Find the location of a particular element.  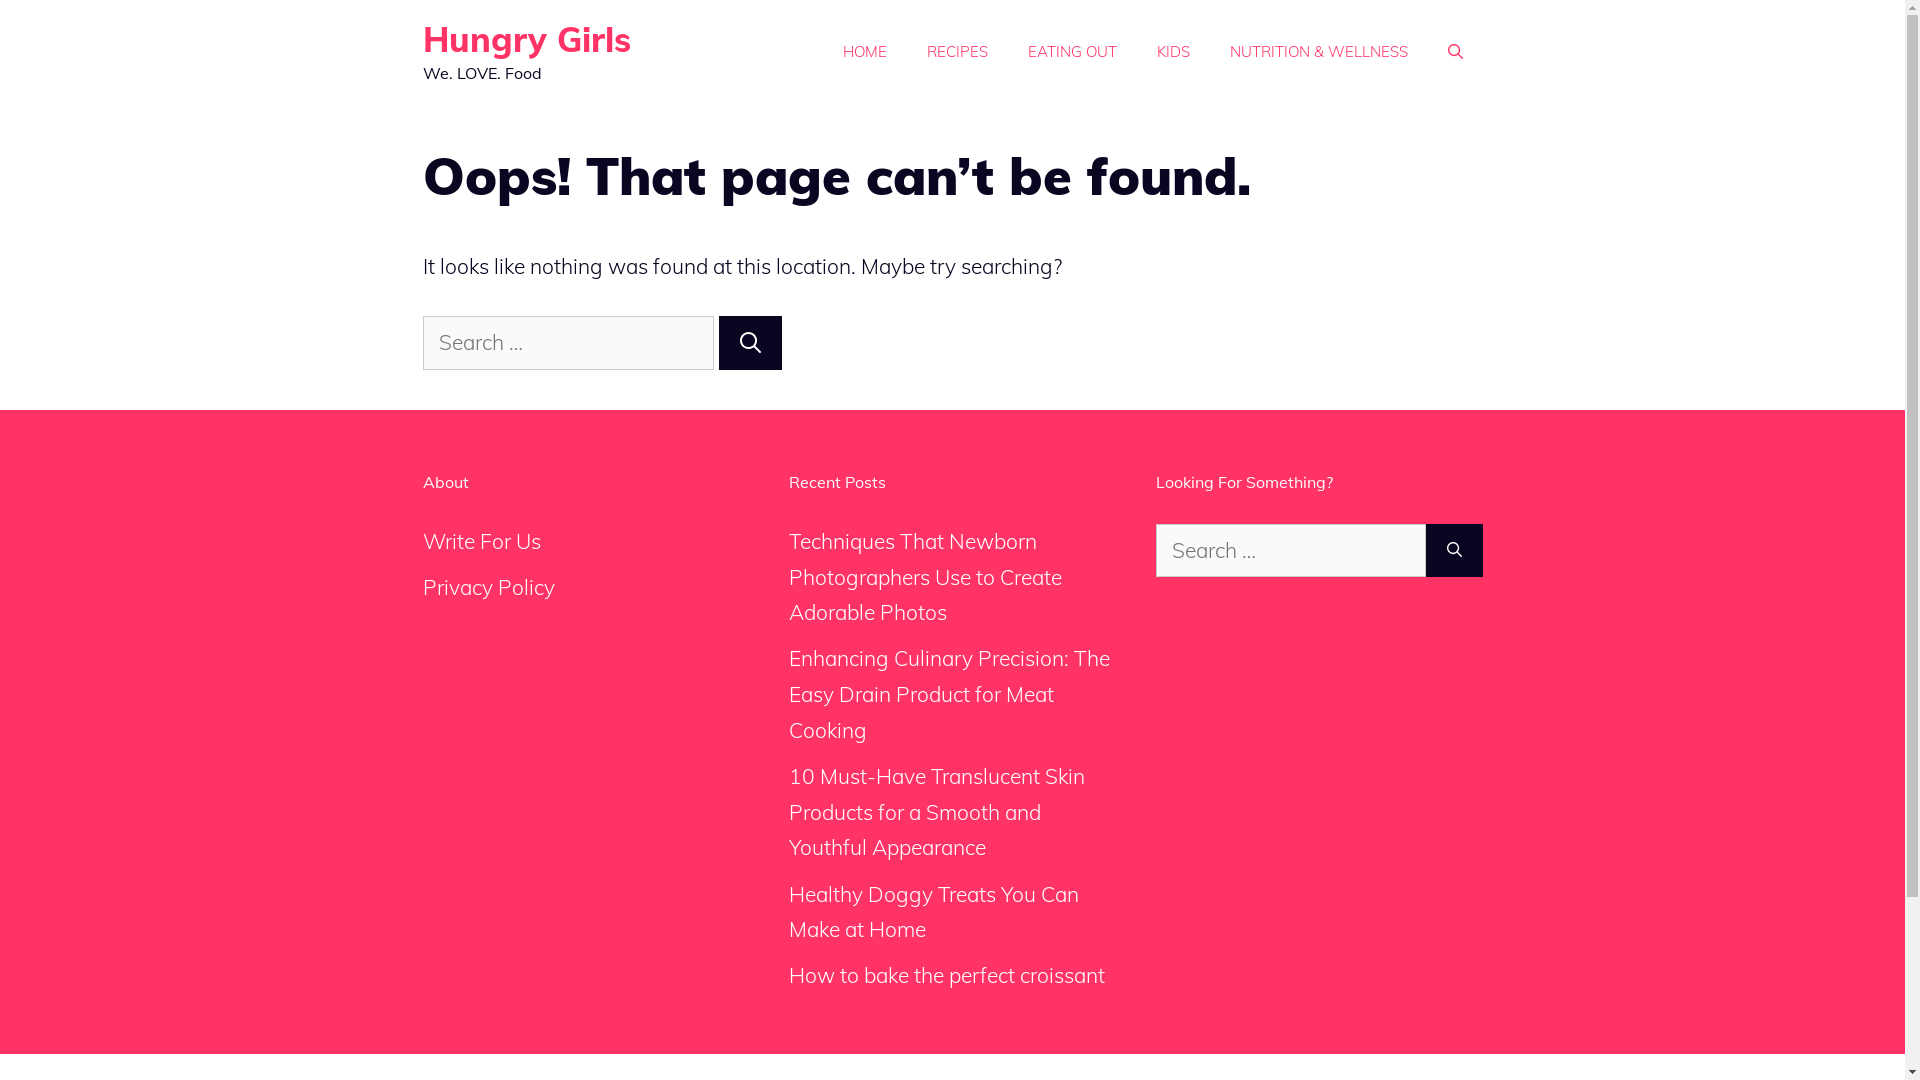

'NUTRITION & WELLNESS' is located at coordinates (1319, 50).